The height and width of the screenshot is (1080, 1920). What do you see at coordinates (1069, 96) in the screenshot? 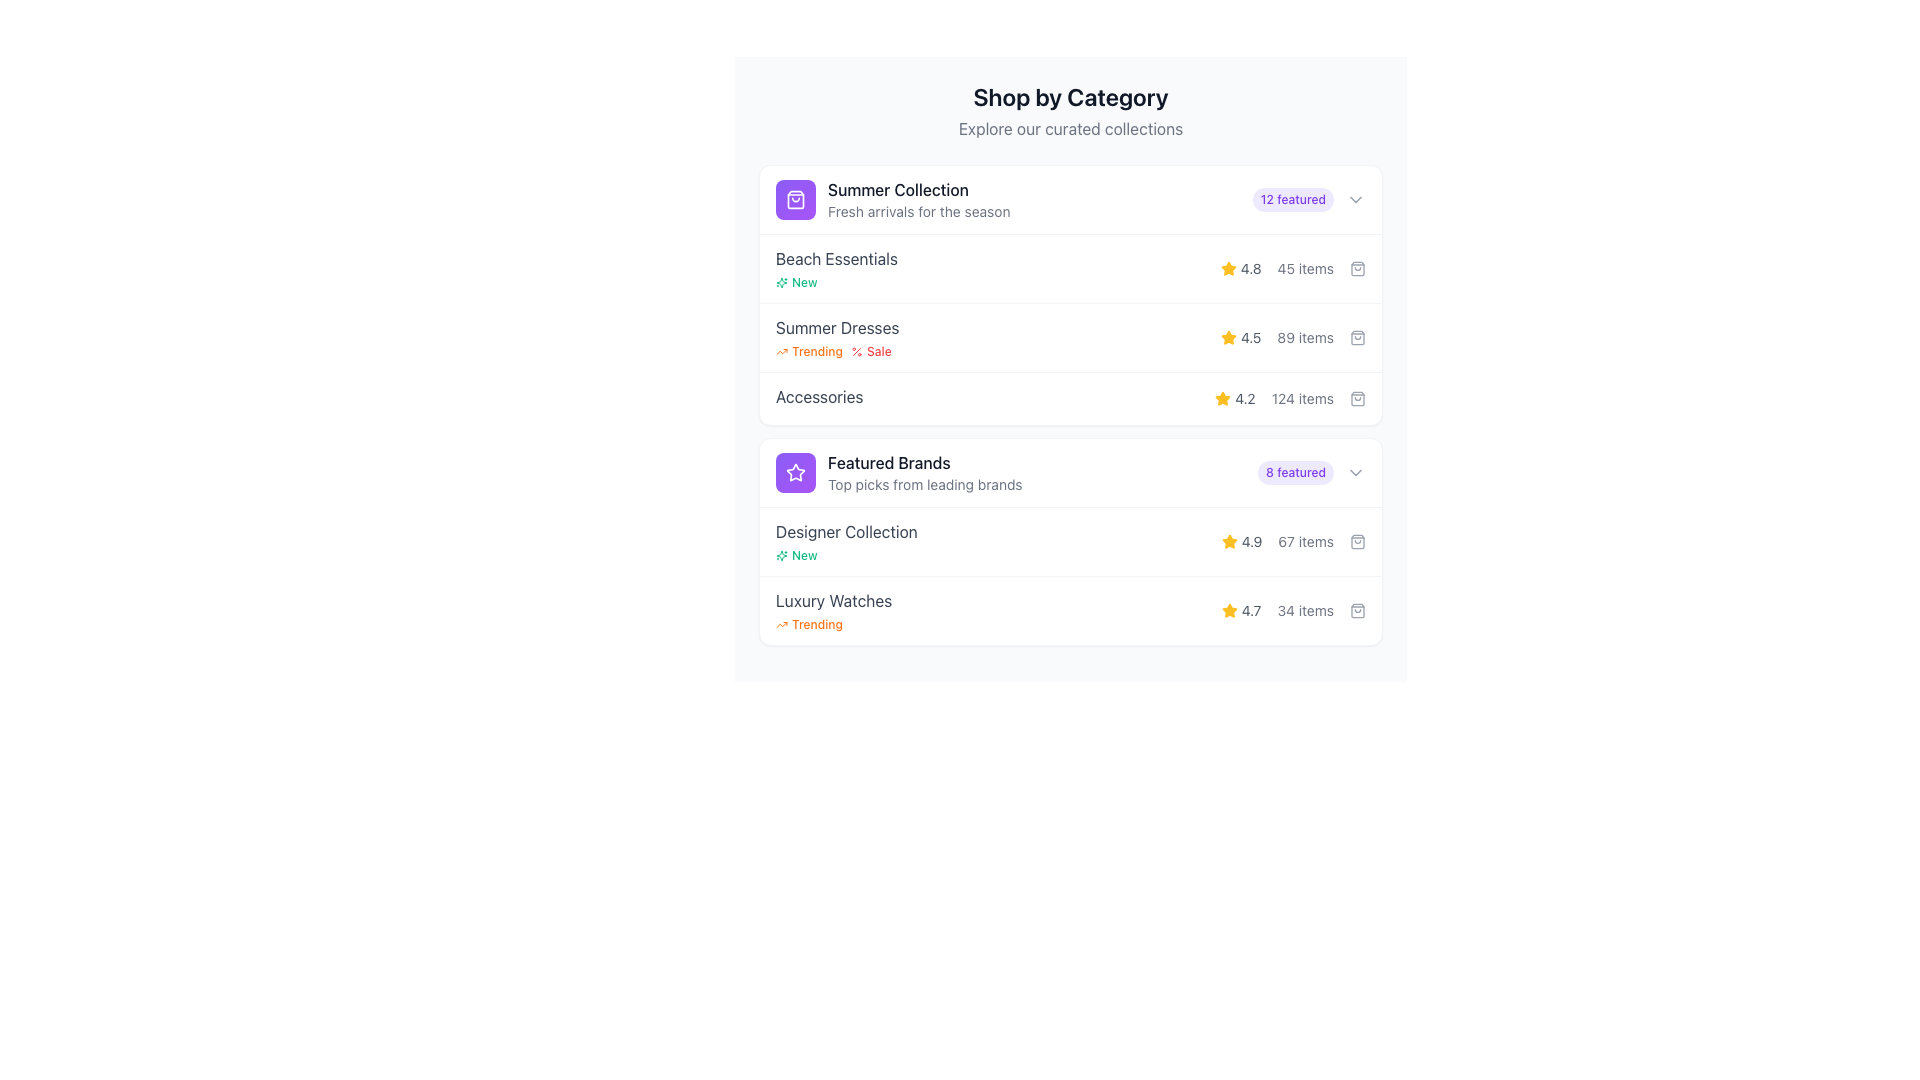
I see `the static text header displaying 'Shop by Category', which is styled in a bold, large font and located at the top center of its section` at bounding box center [1069, 96].